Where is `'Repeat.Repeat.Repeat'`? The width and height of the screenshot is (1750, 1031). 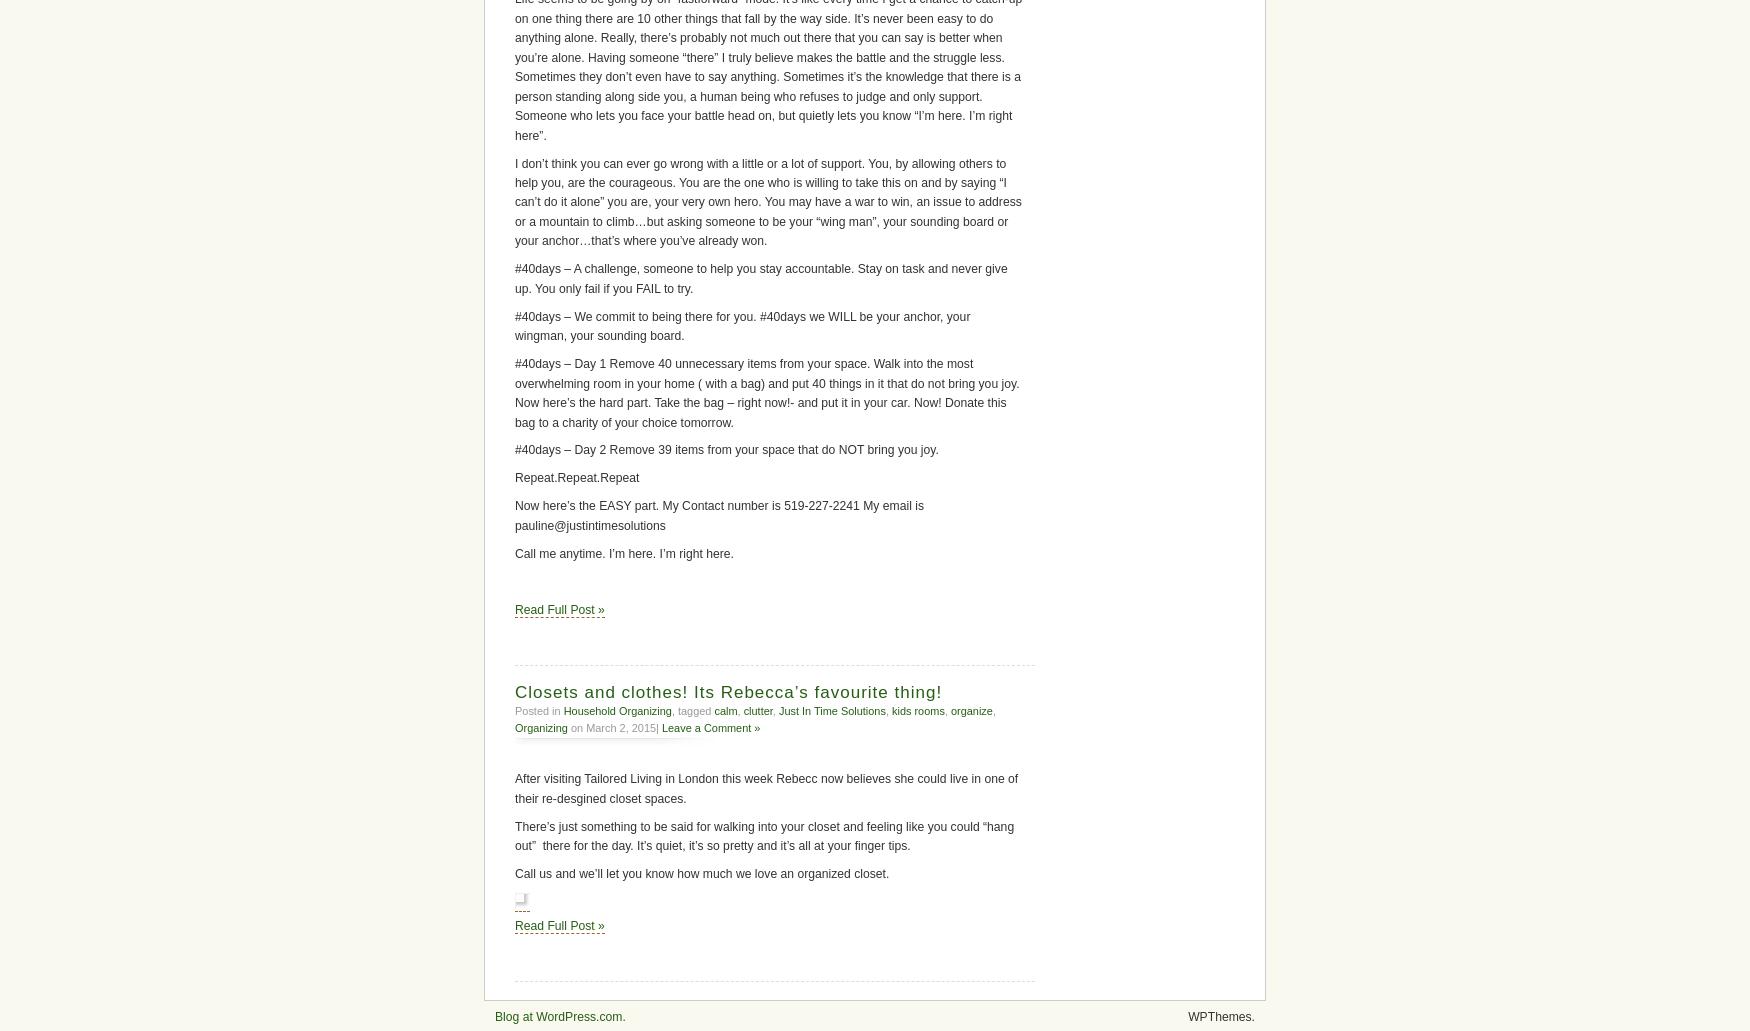
'Repeat.Repeat.Repeat' is located at coordinates (576, 477).